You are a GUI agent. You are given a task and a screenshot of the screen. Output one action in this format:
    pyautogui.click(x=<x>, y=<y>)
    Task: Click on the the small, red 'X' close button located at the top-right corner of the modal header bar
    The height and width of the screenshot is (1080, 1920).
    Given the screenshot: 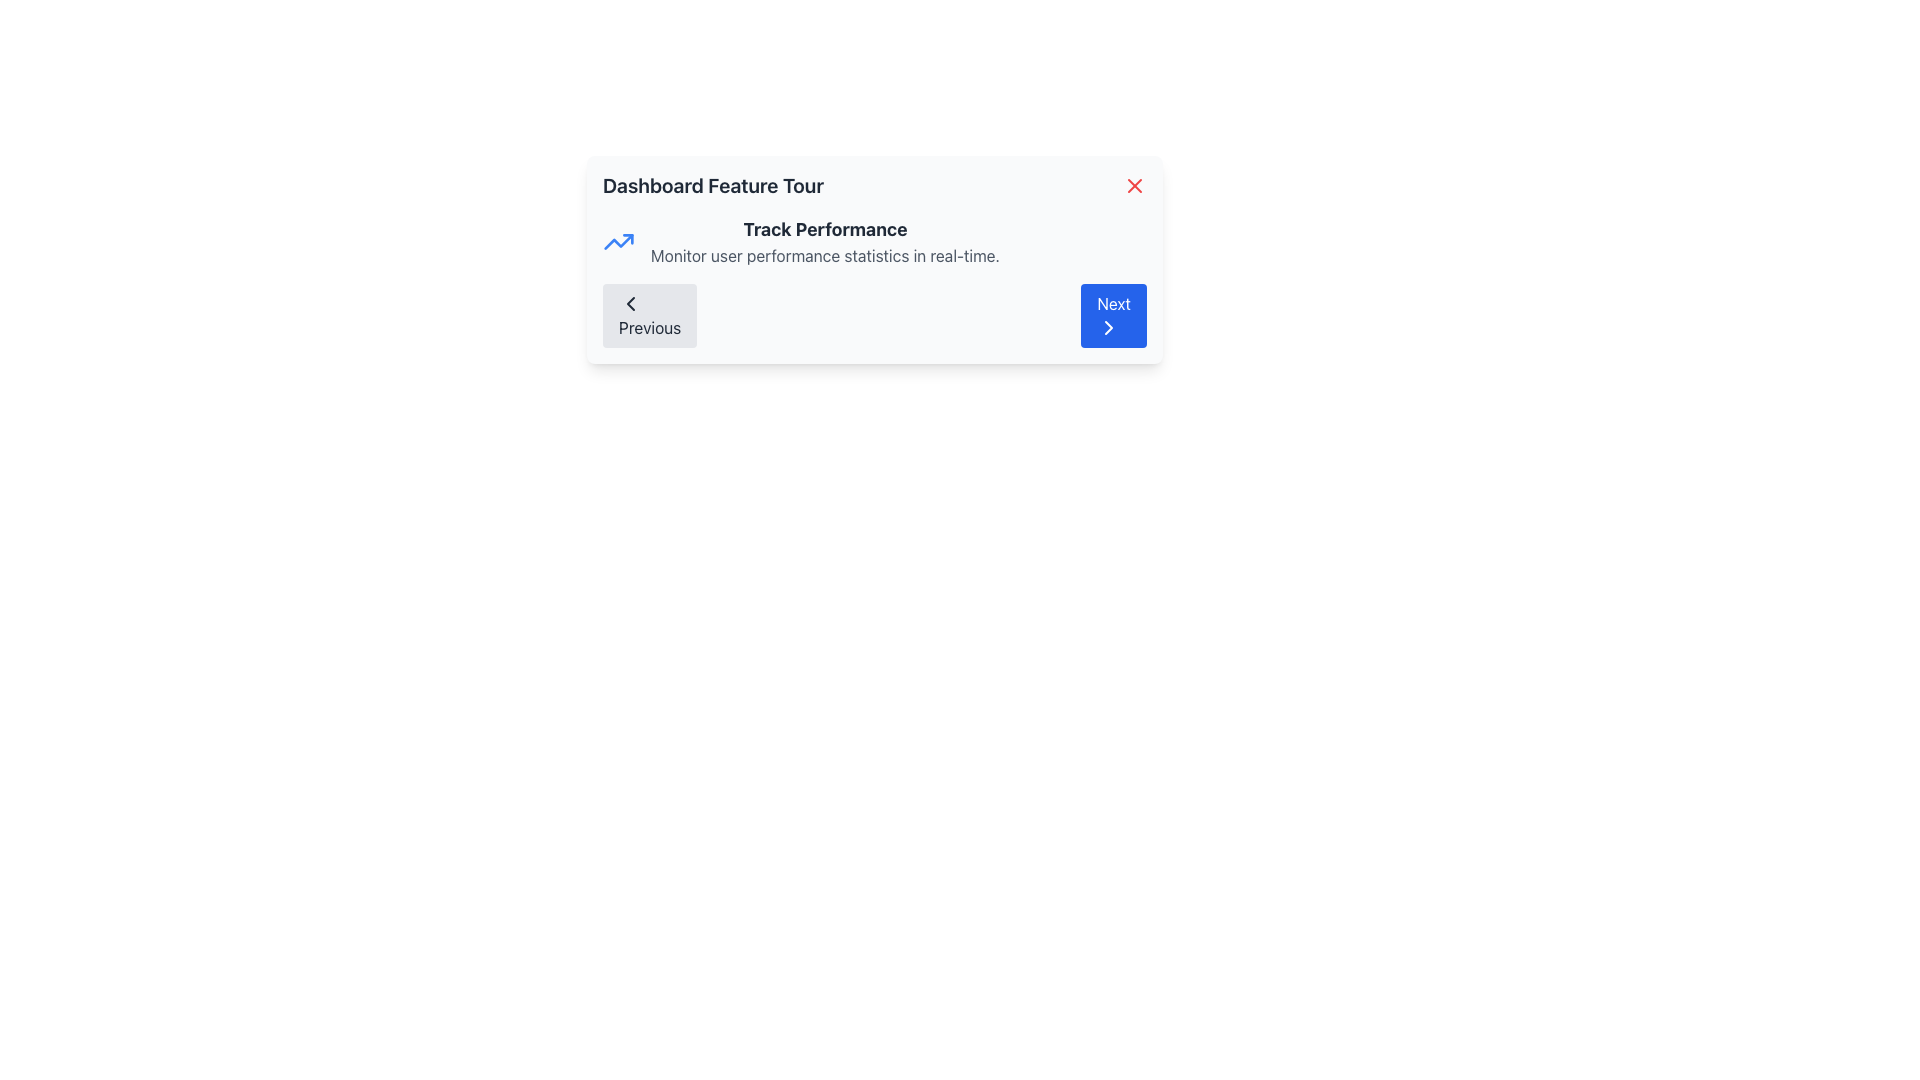 What is the action you would take?
    pyautogui.click(x=1134, y=185)
    